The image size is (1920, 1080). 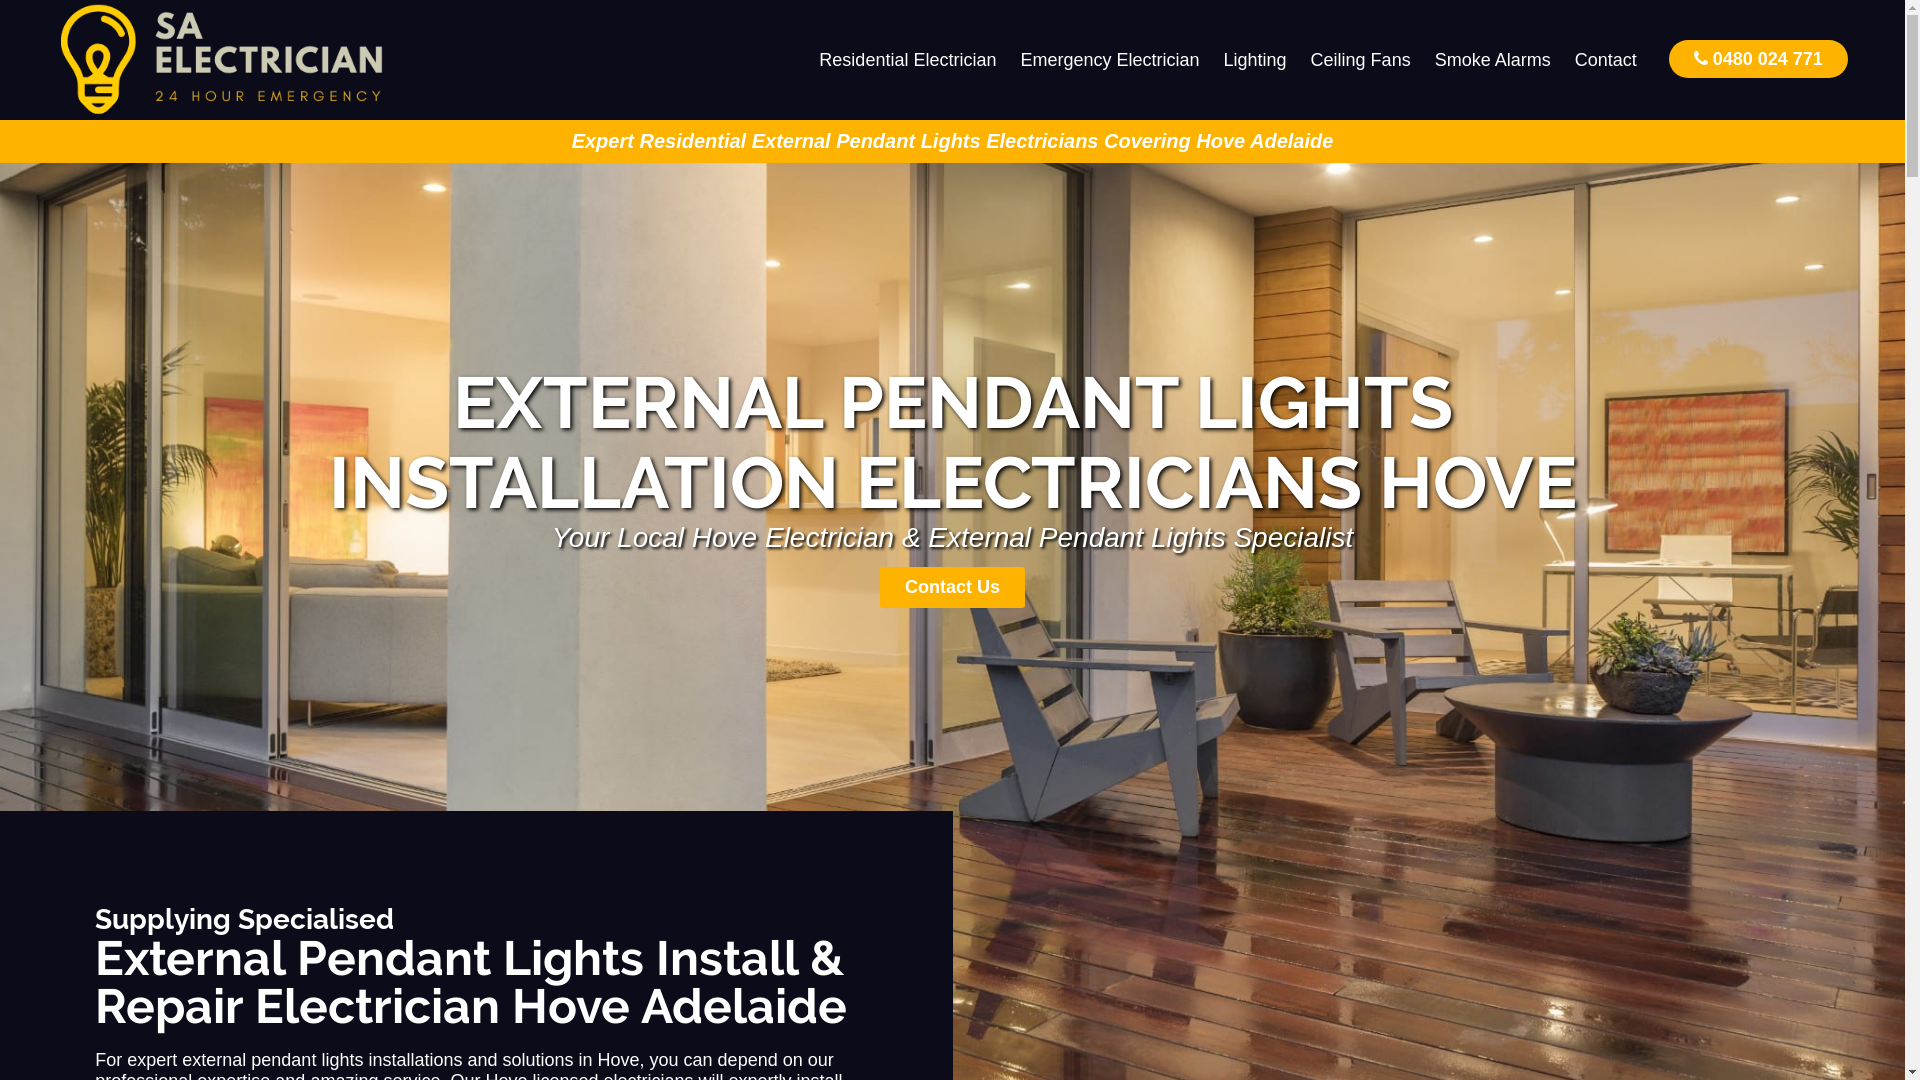 I want to click on 'Contact Us', so click(x=951, y=586).